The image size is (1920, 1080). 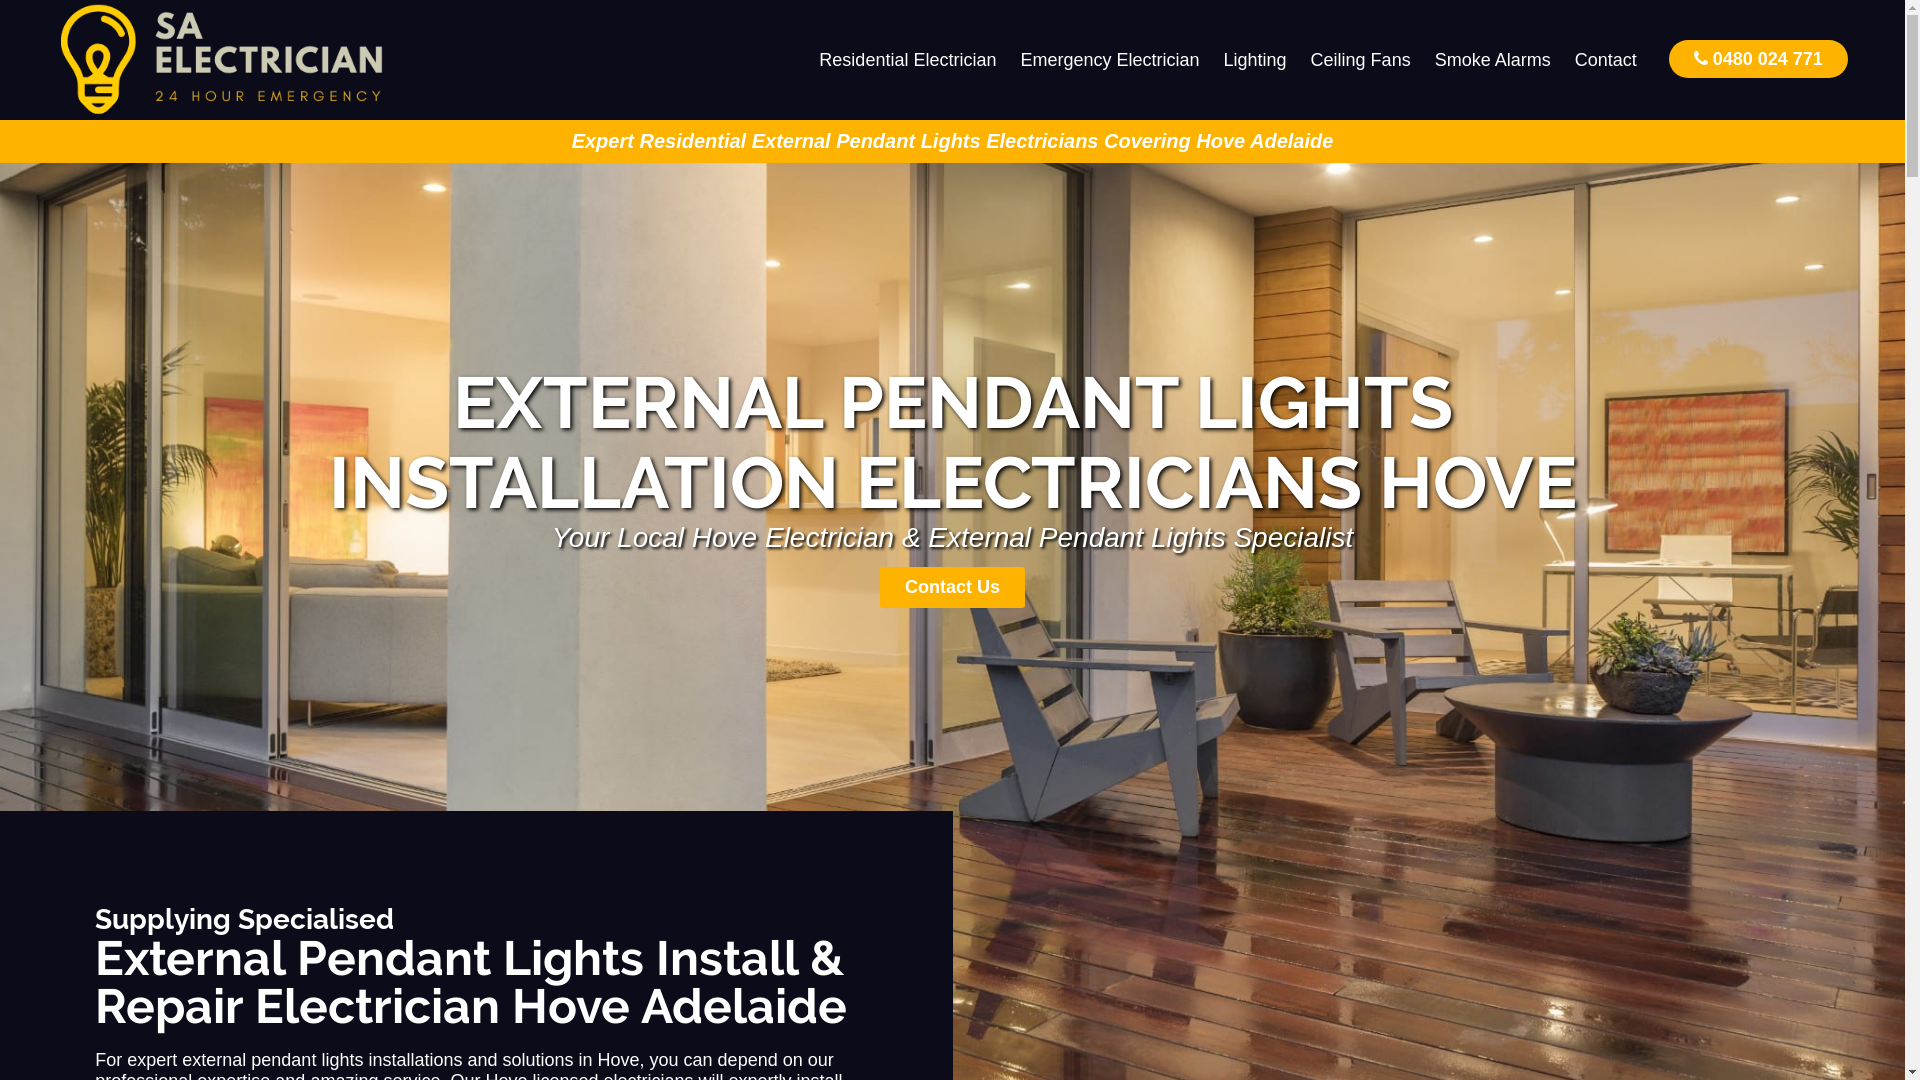 I want to click on 'Contact Us', so click(x=951, y=586).